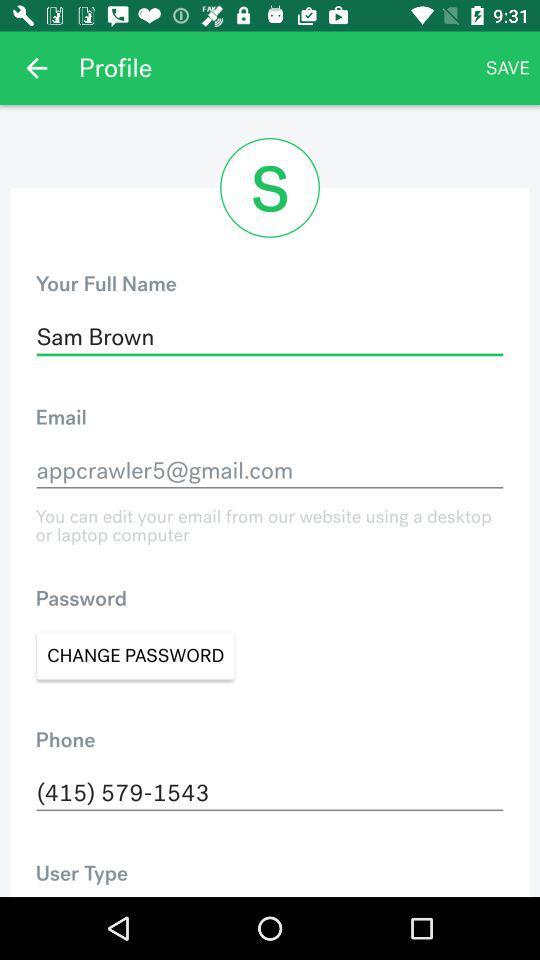 This screenshot has width=540, height=960. What do you see at coordinates (270, 793) in the screenshot?
I see `item below the phone icon` at bounding box center [270, 793].